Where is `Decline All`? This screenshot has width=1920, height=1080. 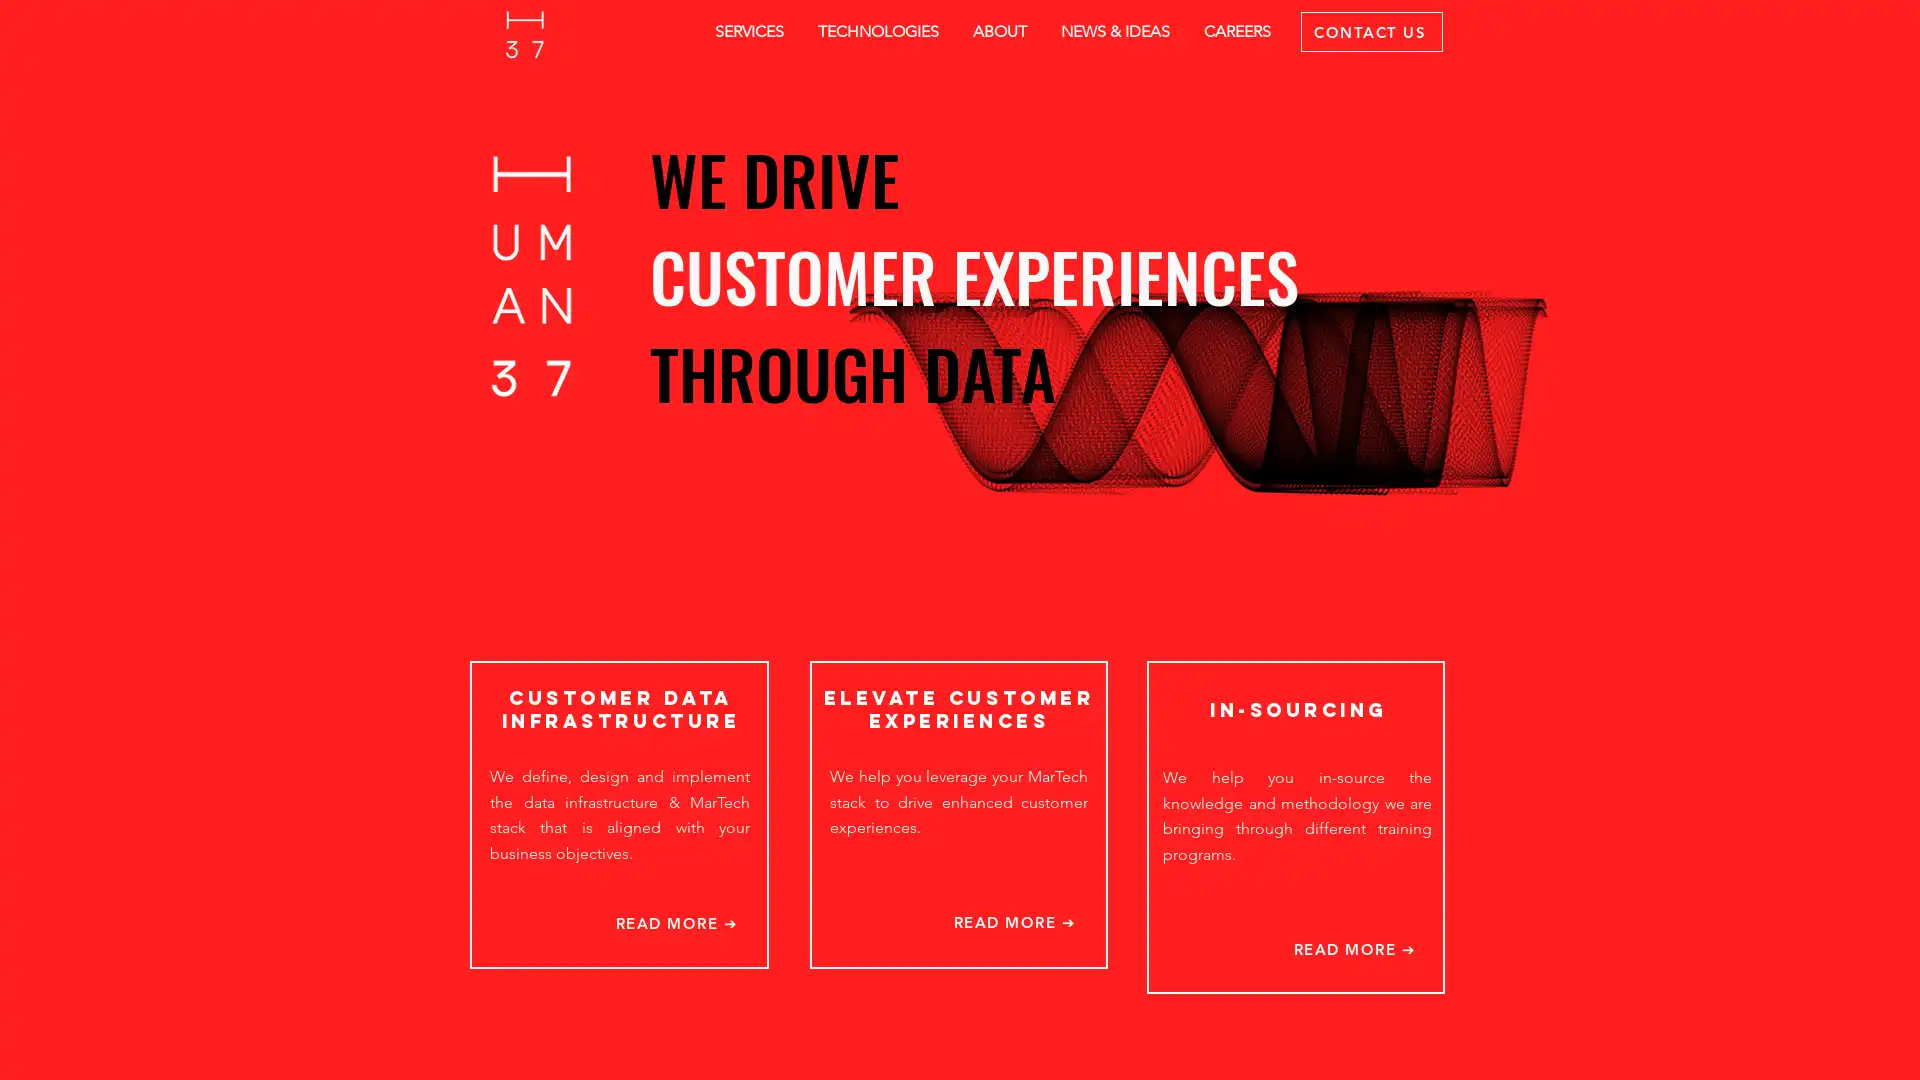
Decline All is located at coordinates (1721, 1047).